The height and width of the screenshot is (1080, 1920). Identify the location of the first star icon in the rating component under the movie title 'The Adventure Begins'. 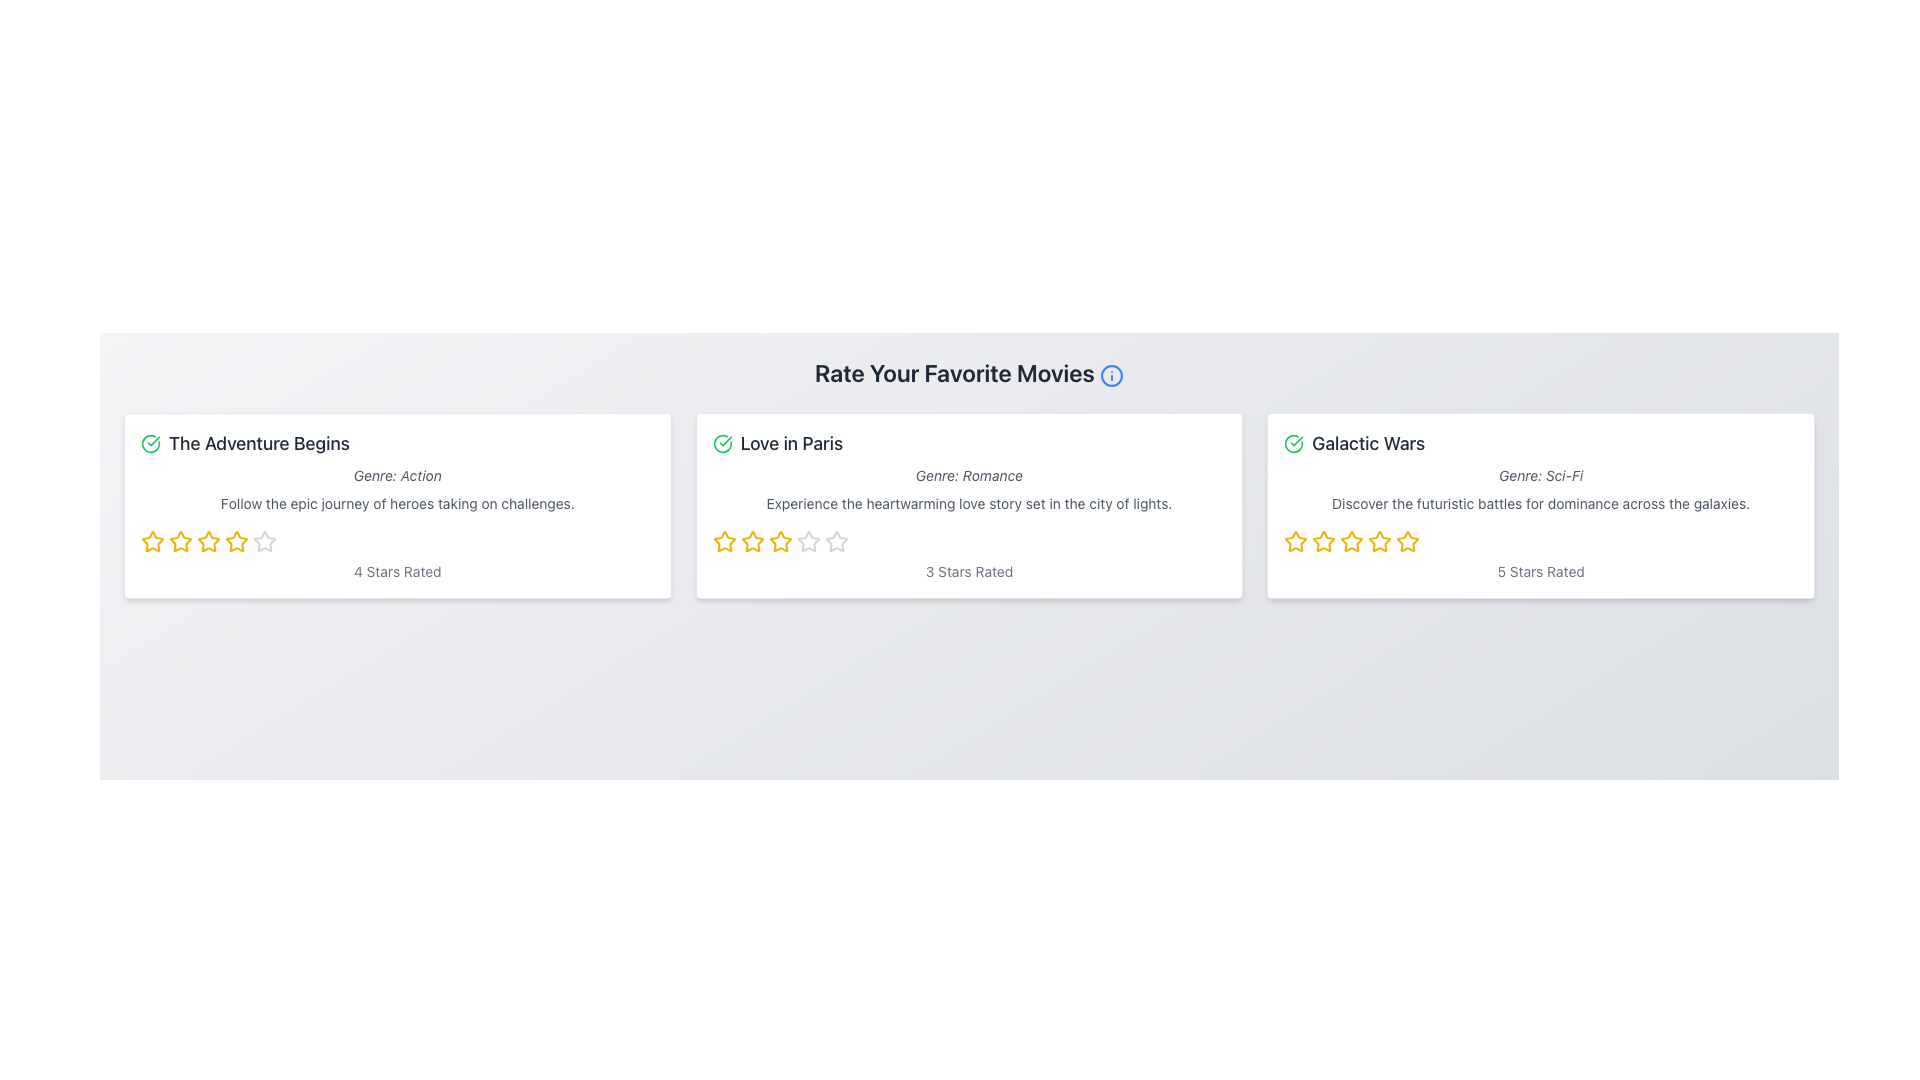
(152, 542).